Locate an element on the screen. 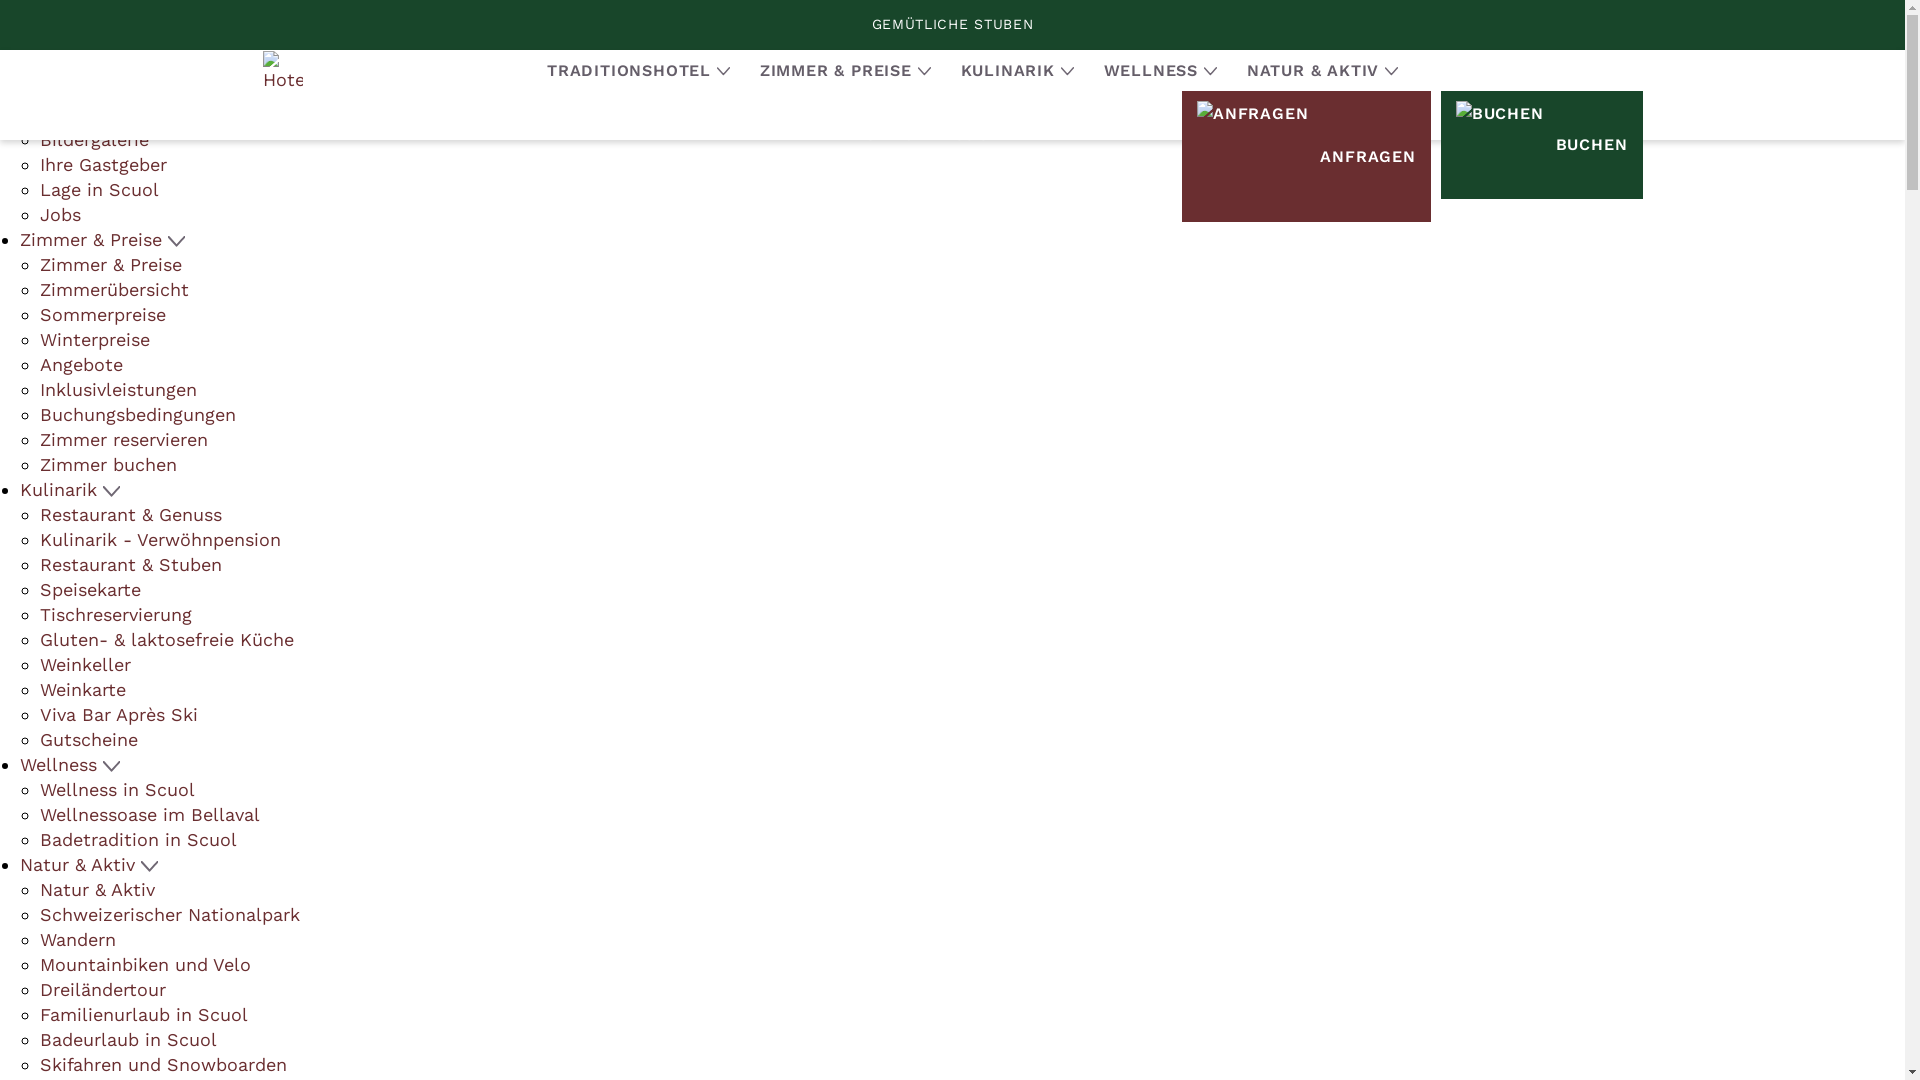  'Natur & Aktiv' is located at coordinates (96, 888).